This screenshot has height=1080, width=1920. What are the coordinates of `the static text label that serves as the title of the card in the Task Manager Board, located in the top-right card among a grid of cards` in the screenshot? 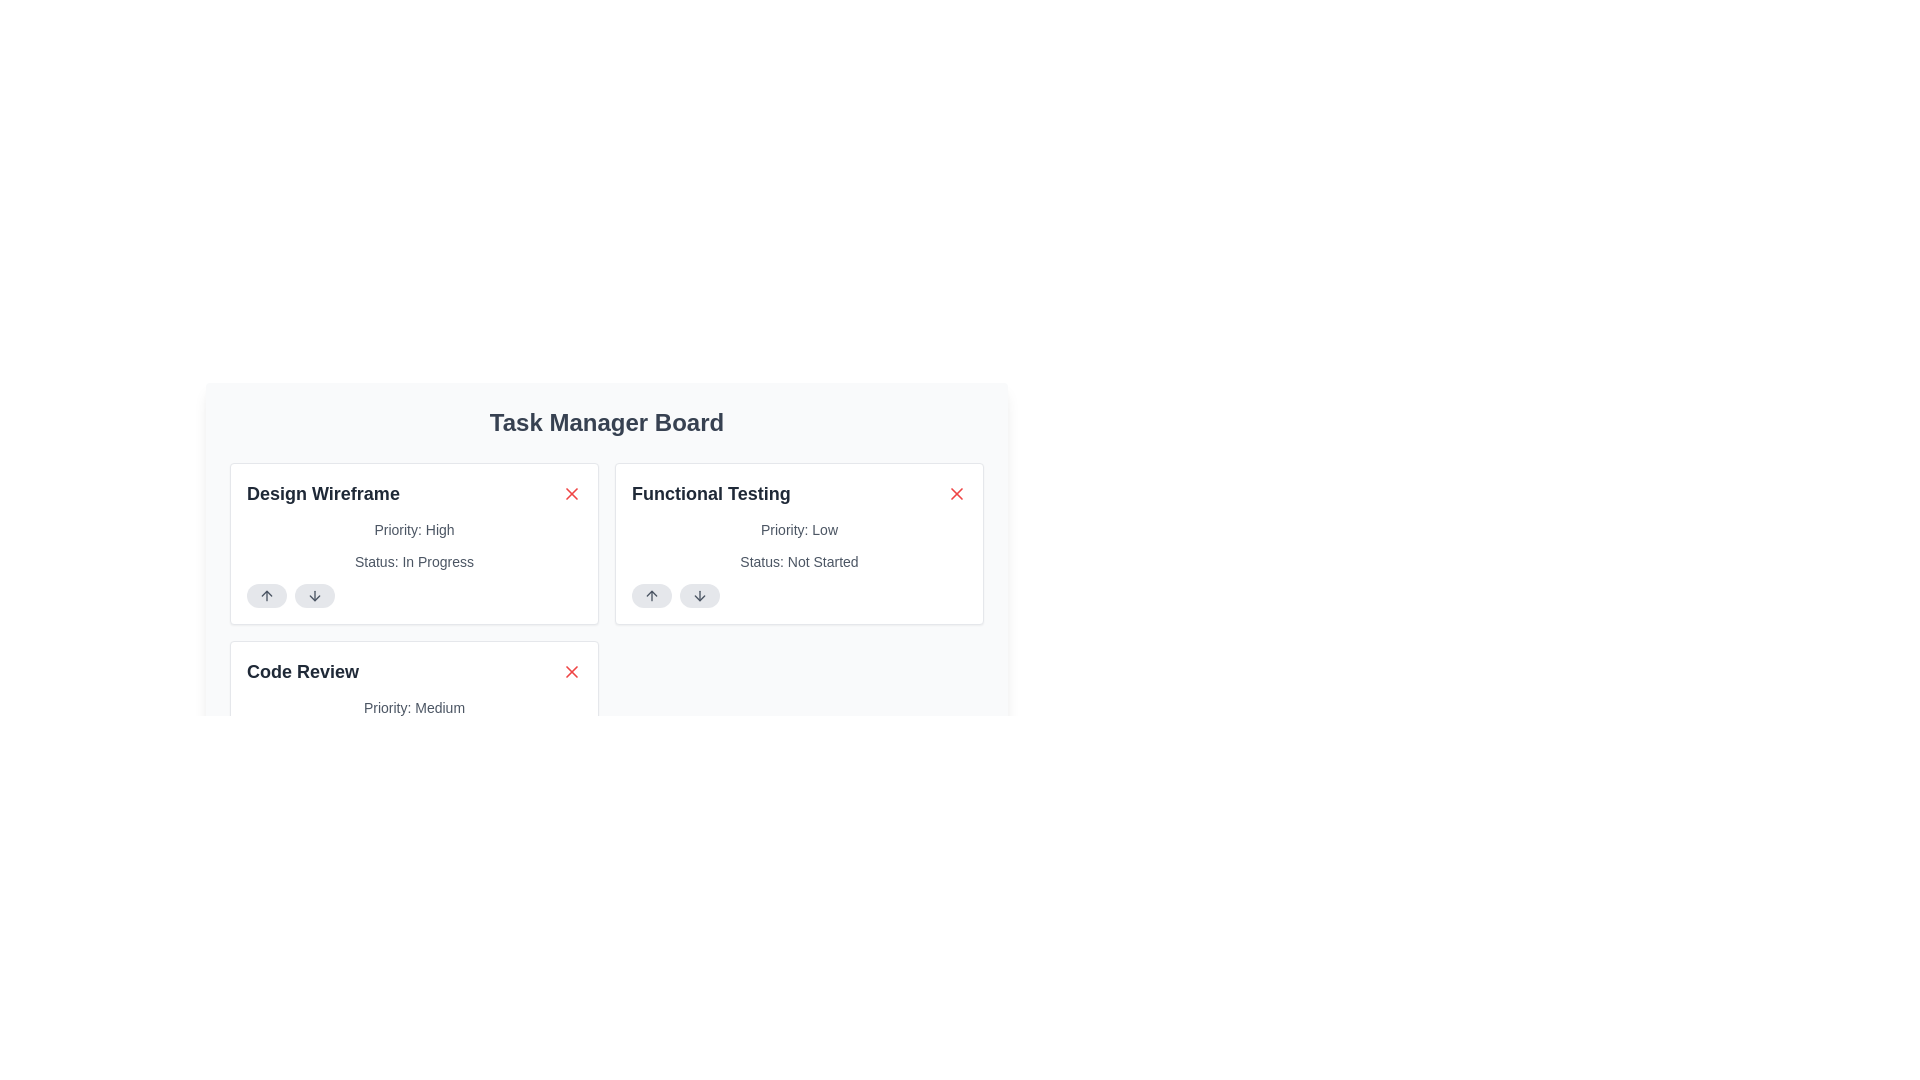 It's located at (711, 493).